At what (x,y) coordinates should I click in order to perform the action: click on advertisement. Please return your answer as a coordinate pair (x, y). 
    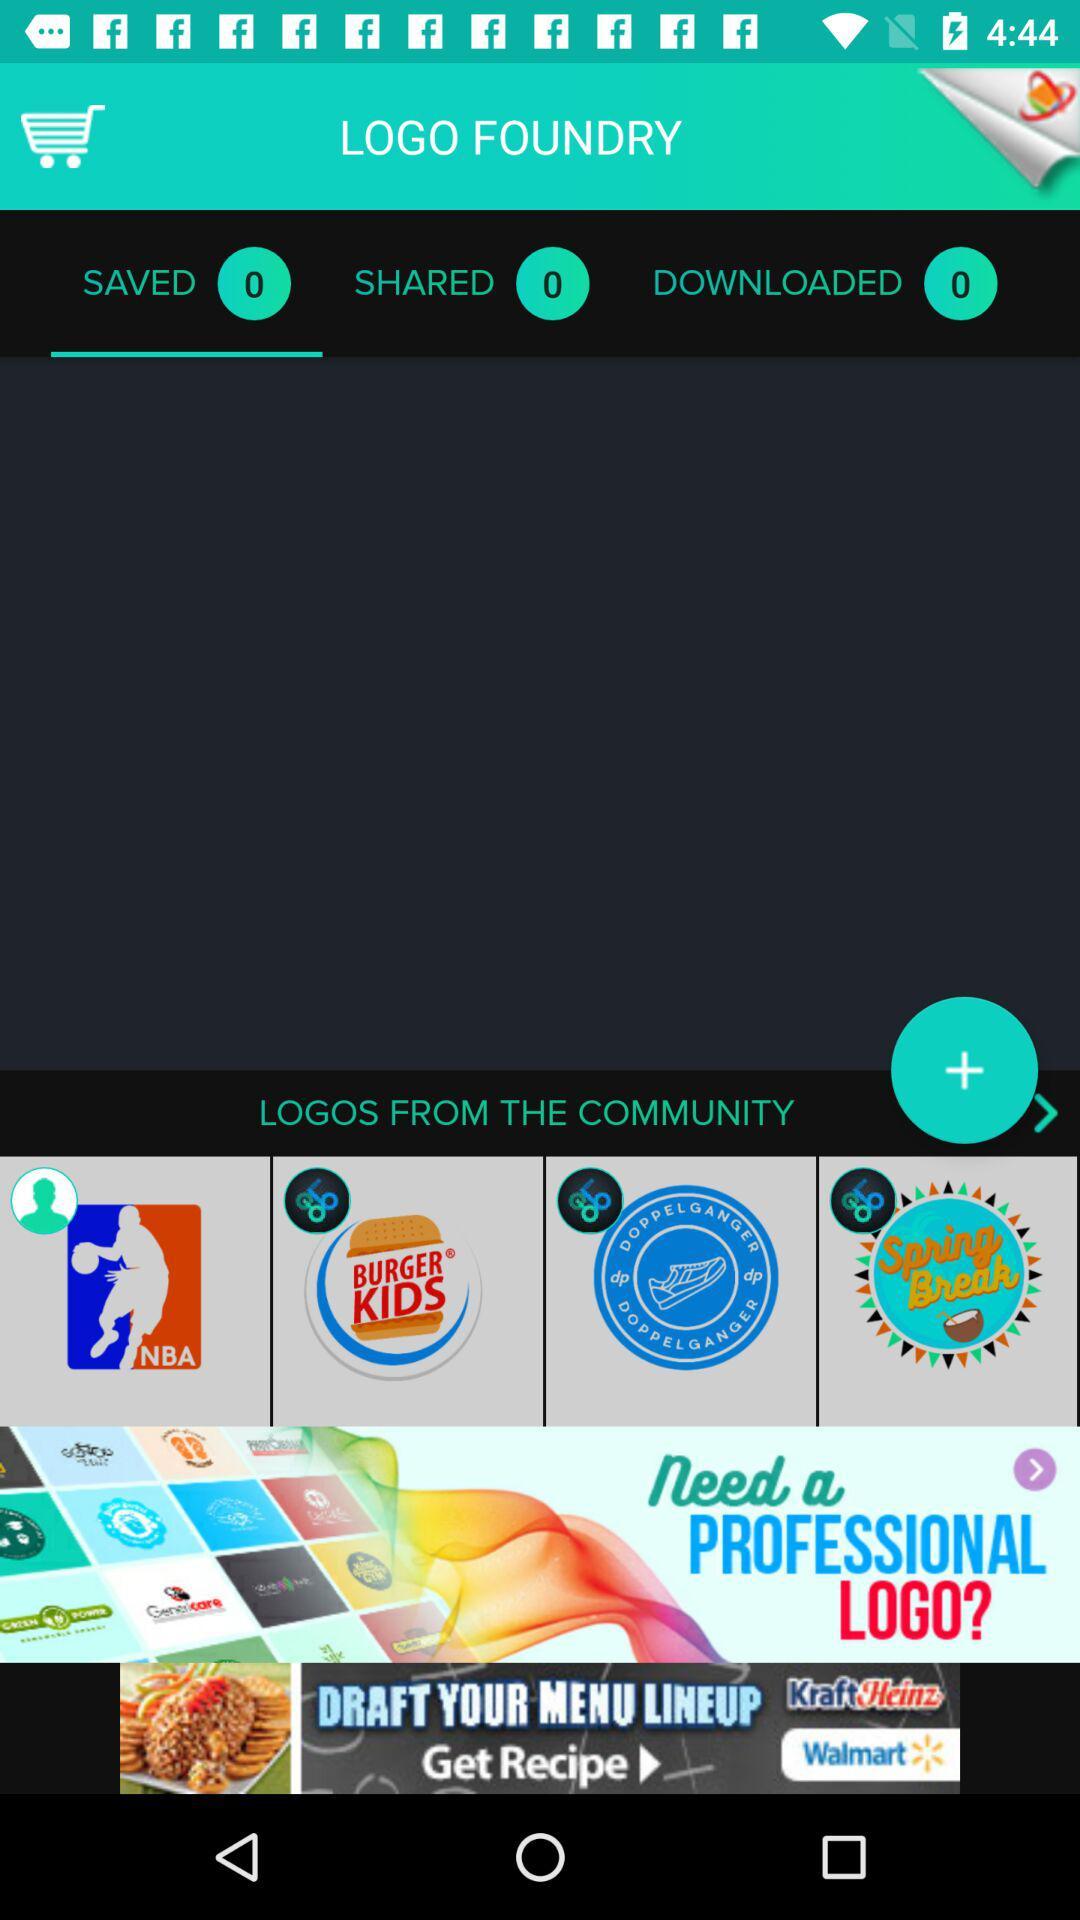
    Looking at the image, I should click on (540, 1727).